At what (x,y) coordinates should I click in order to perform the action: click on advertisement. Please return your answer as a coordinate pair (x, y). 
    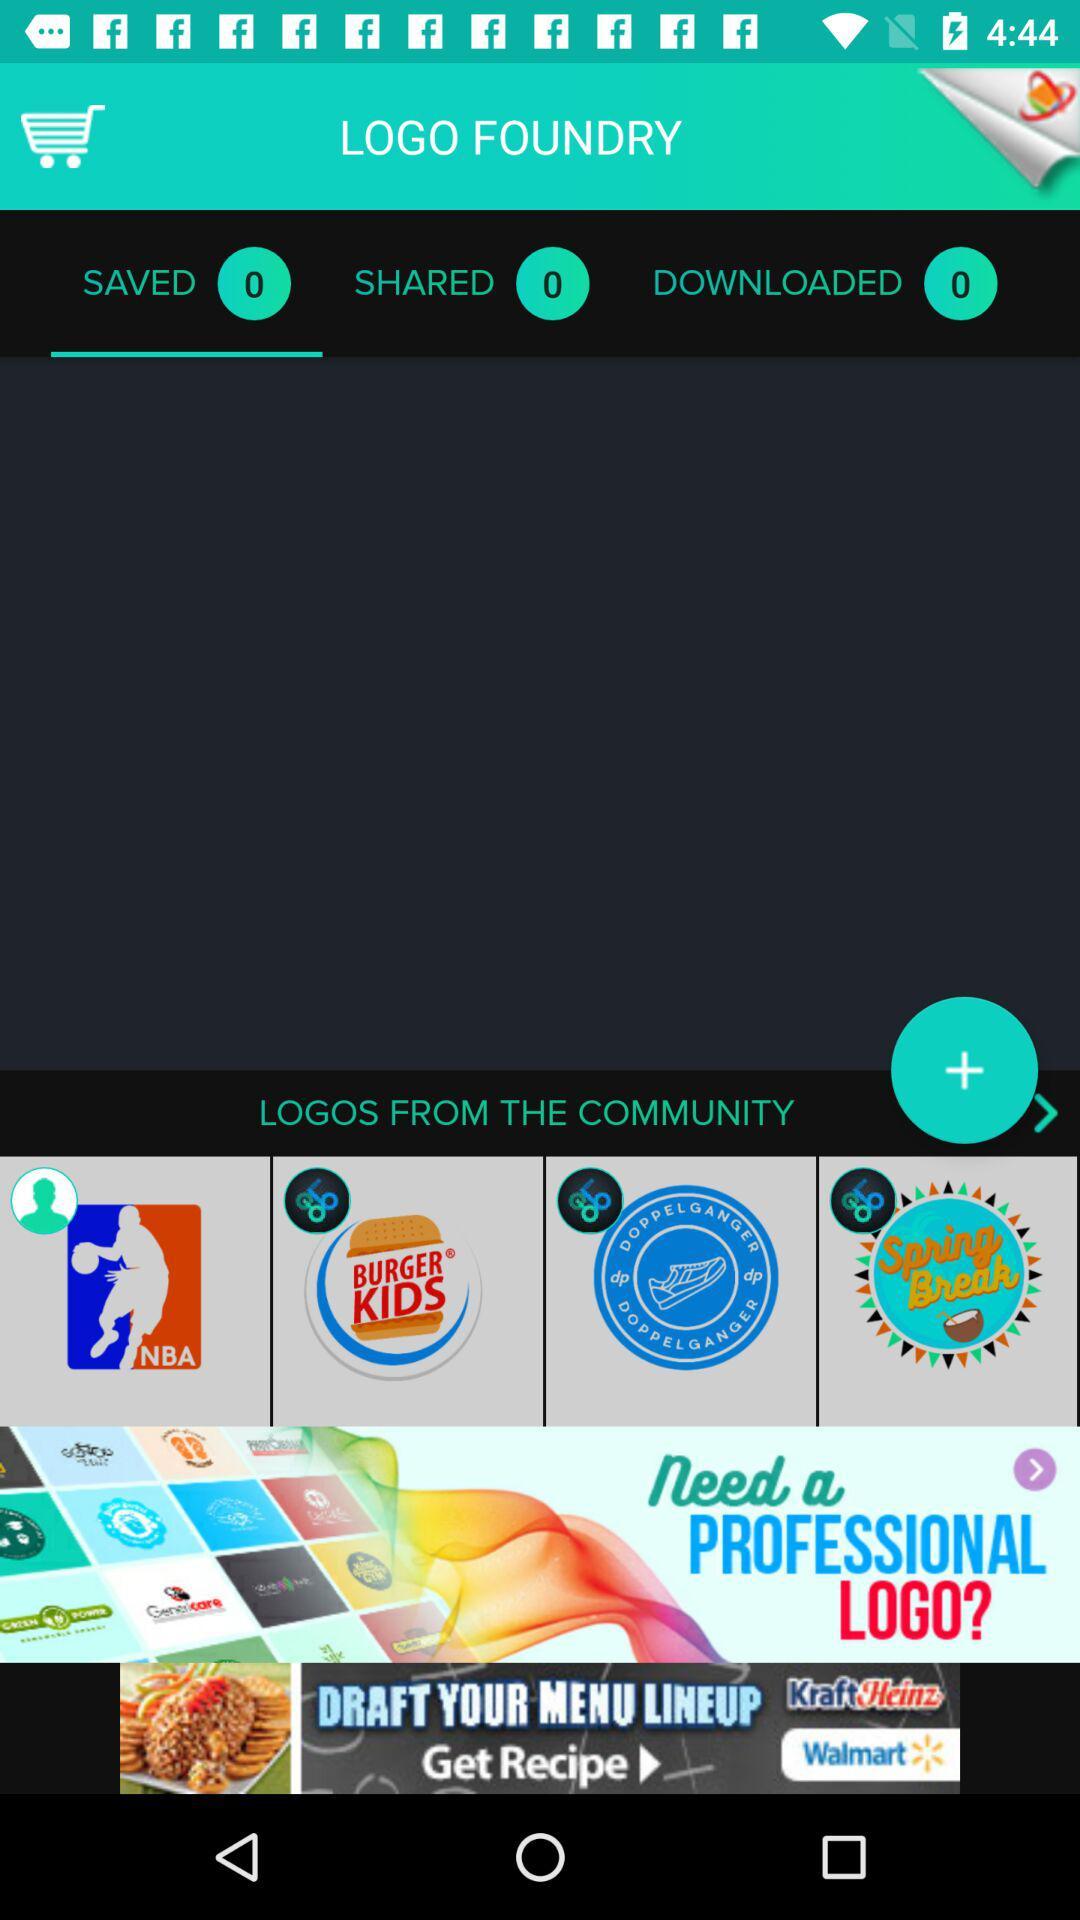
    Looking at the image, I should click on (540, 1727).